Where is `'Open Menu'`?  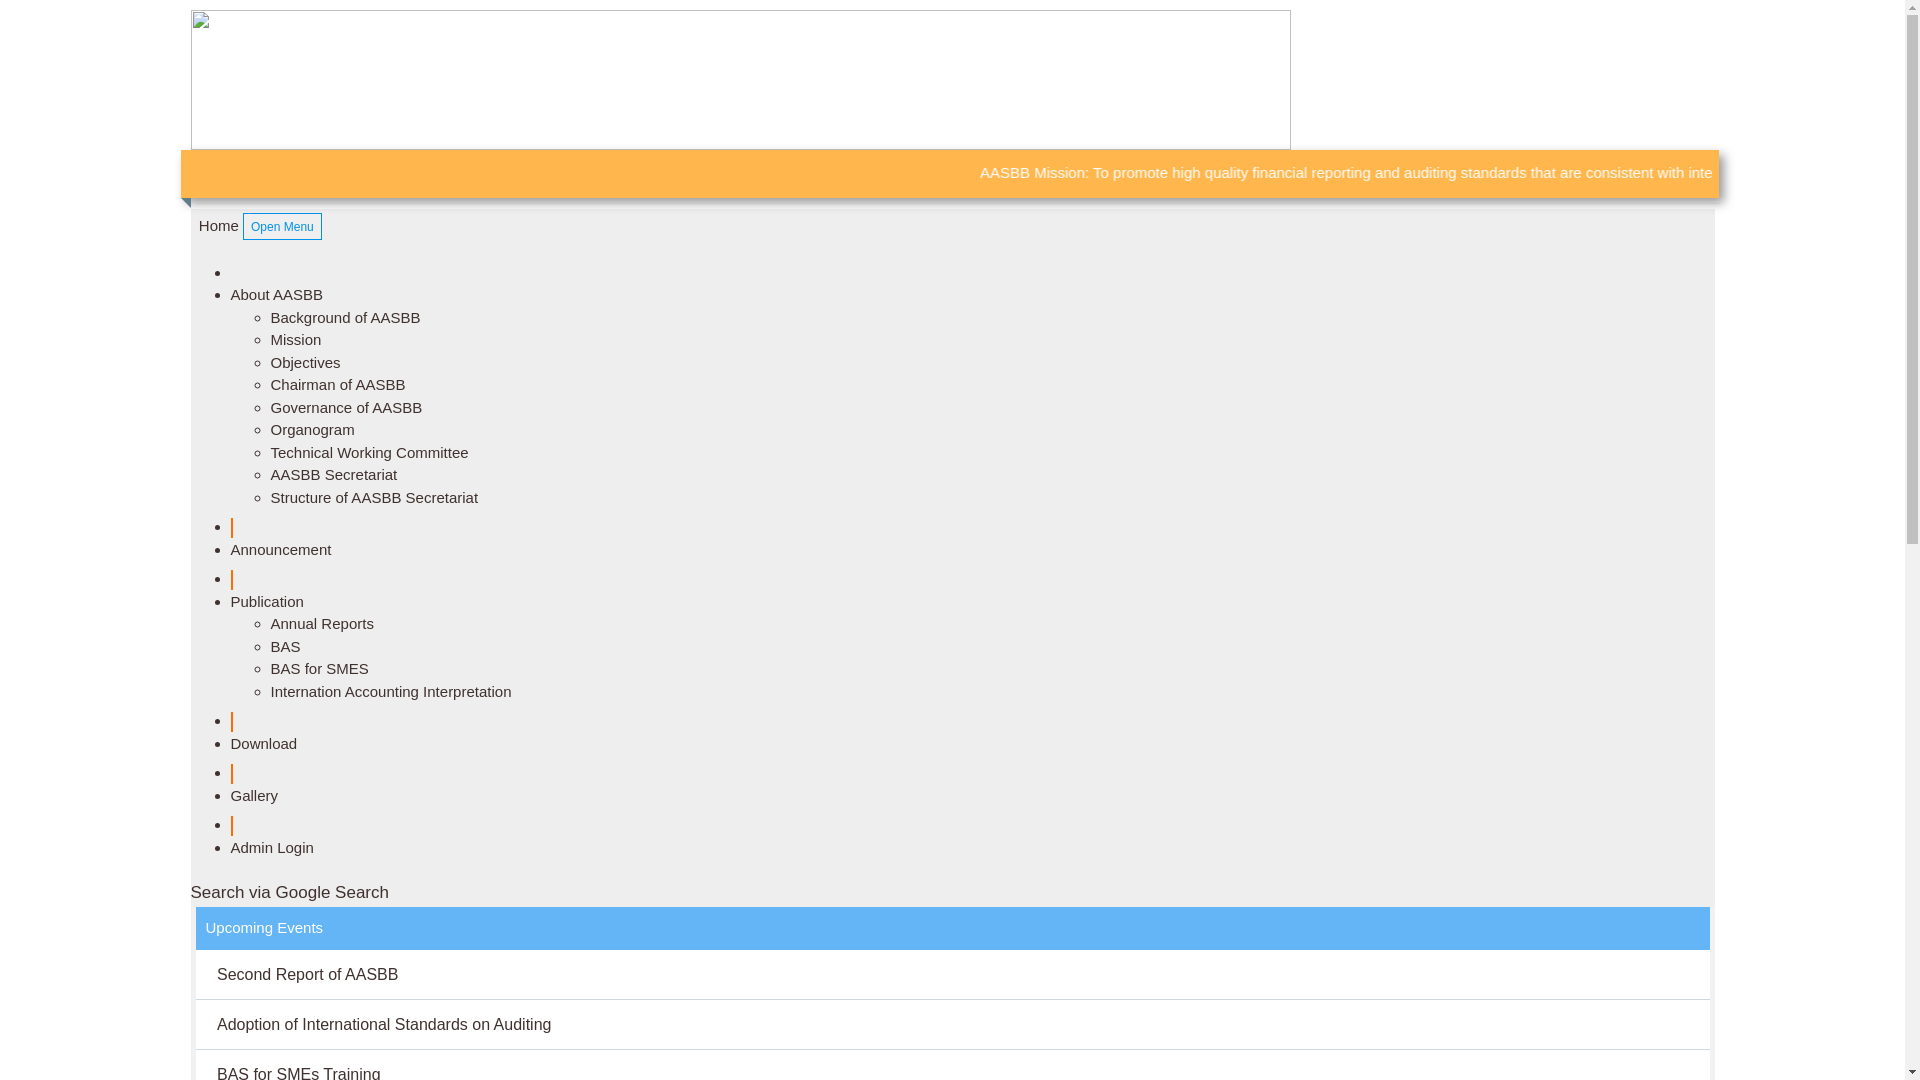
'Open Menu' is located at coordinates (281, 225).